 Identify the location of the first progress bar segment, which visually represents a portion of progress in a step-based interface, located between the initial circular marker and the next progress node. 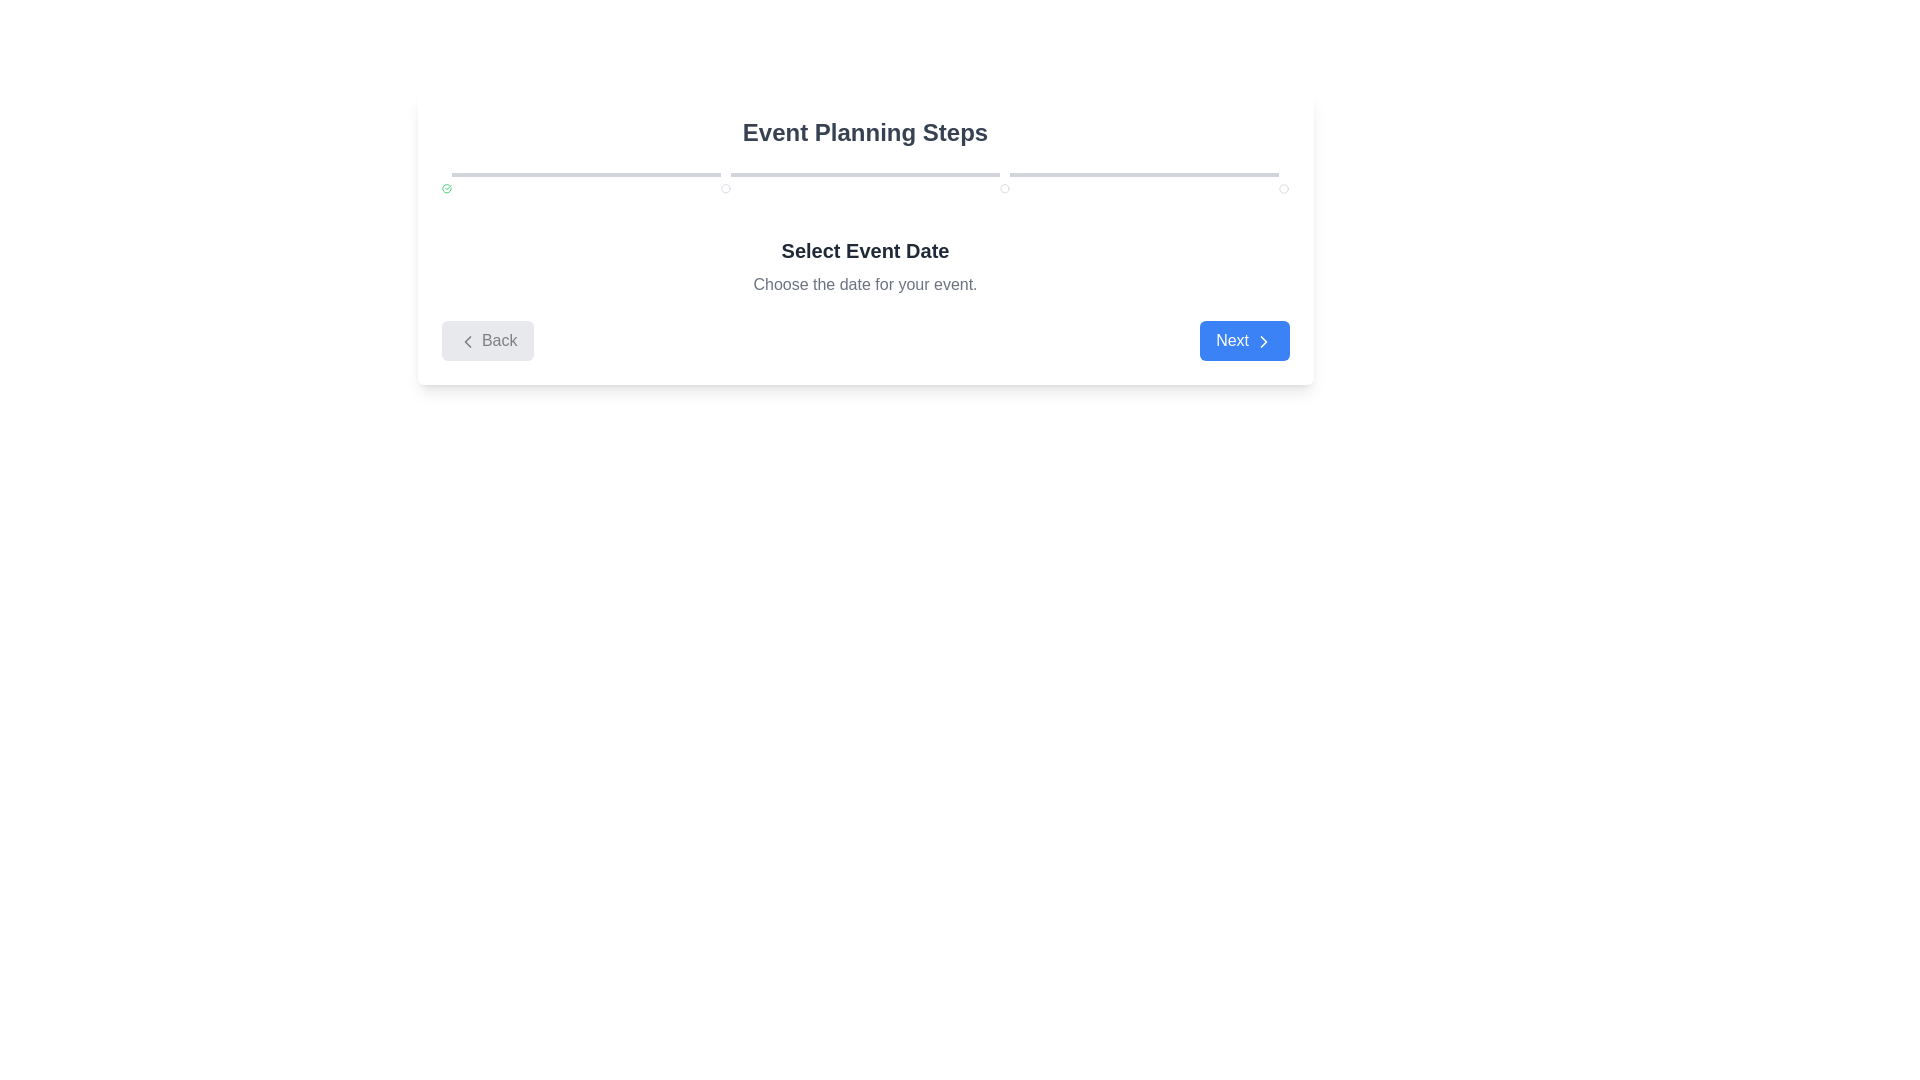
(585, 173).